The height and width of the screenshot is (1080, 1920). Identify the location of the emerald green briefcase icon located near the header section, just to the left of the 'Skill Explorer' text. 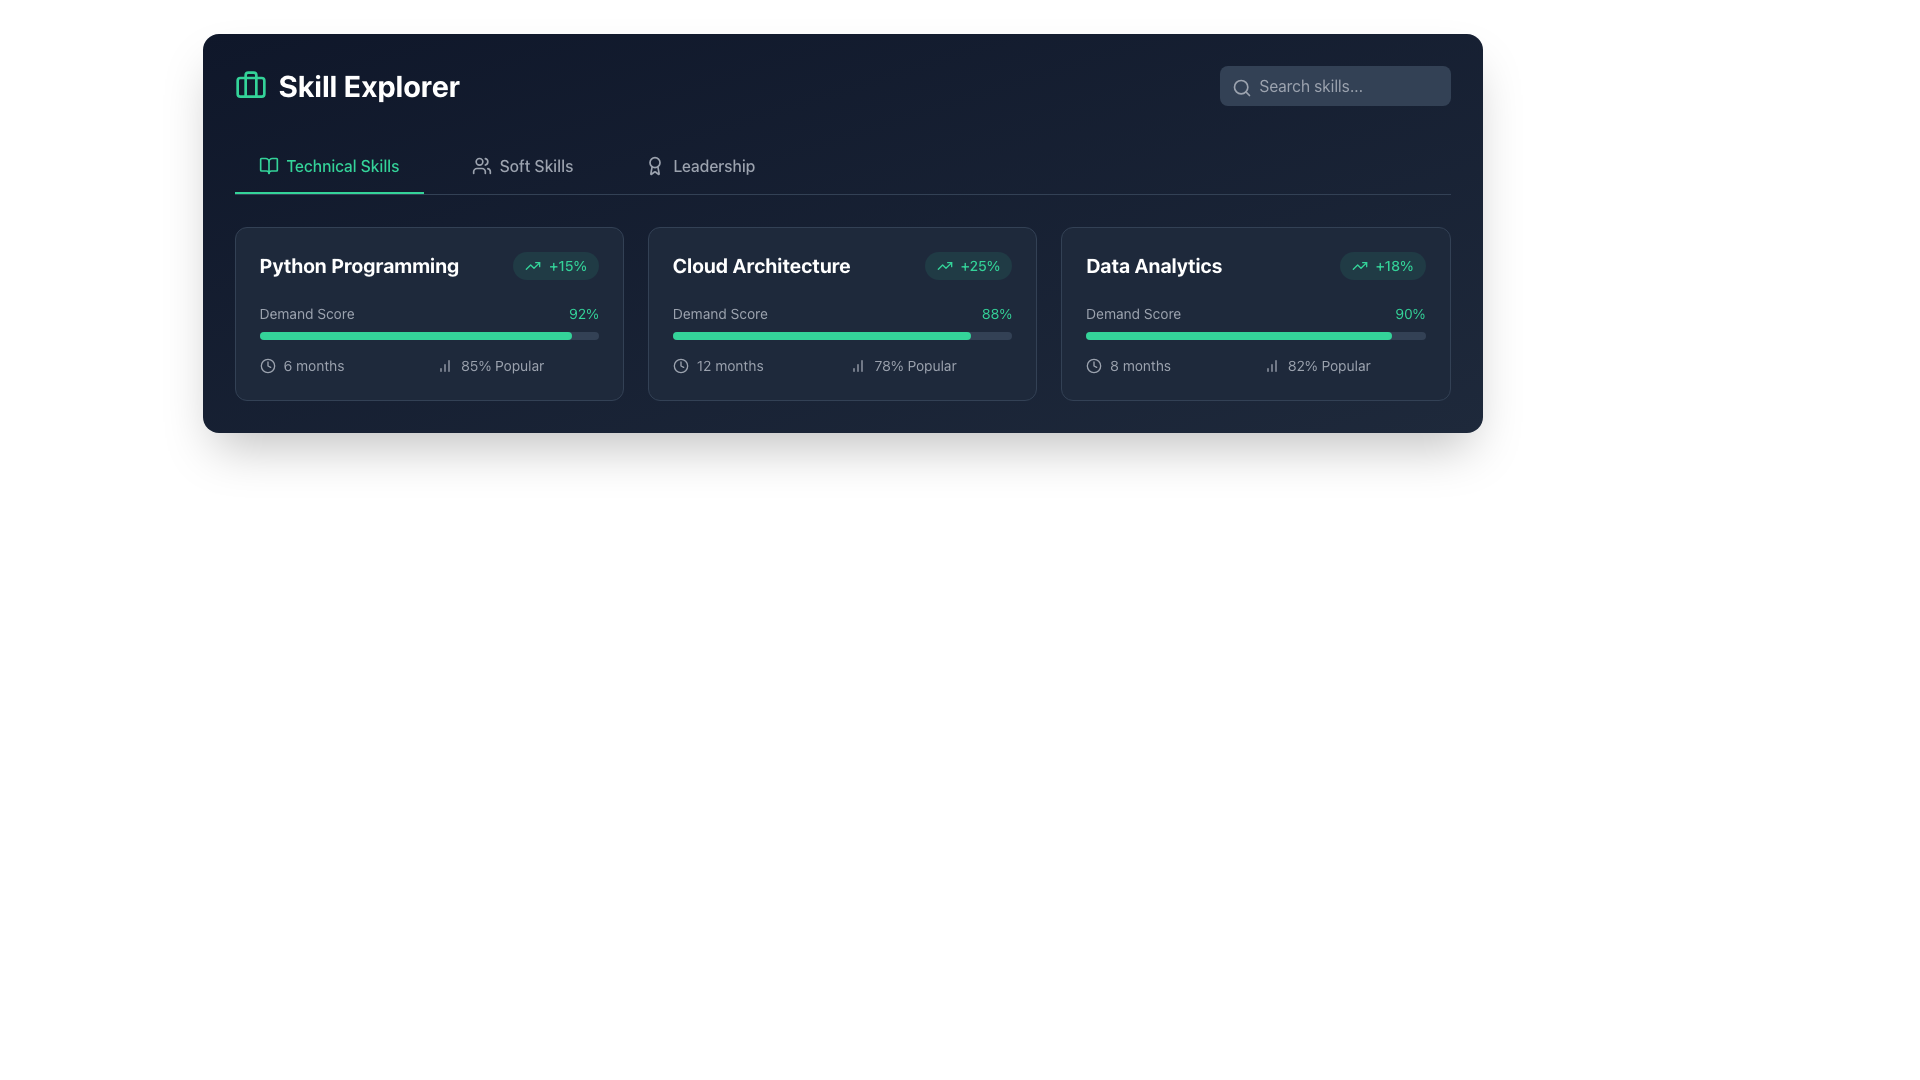
(249, 84).